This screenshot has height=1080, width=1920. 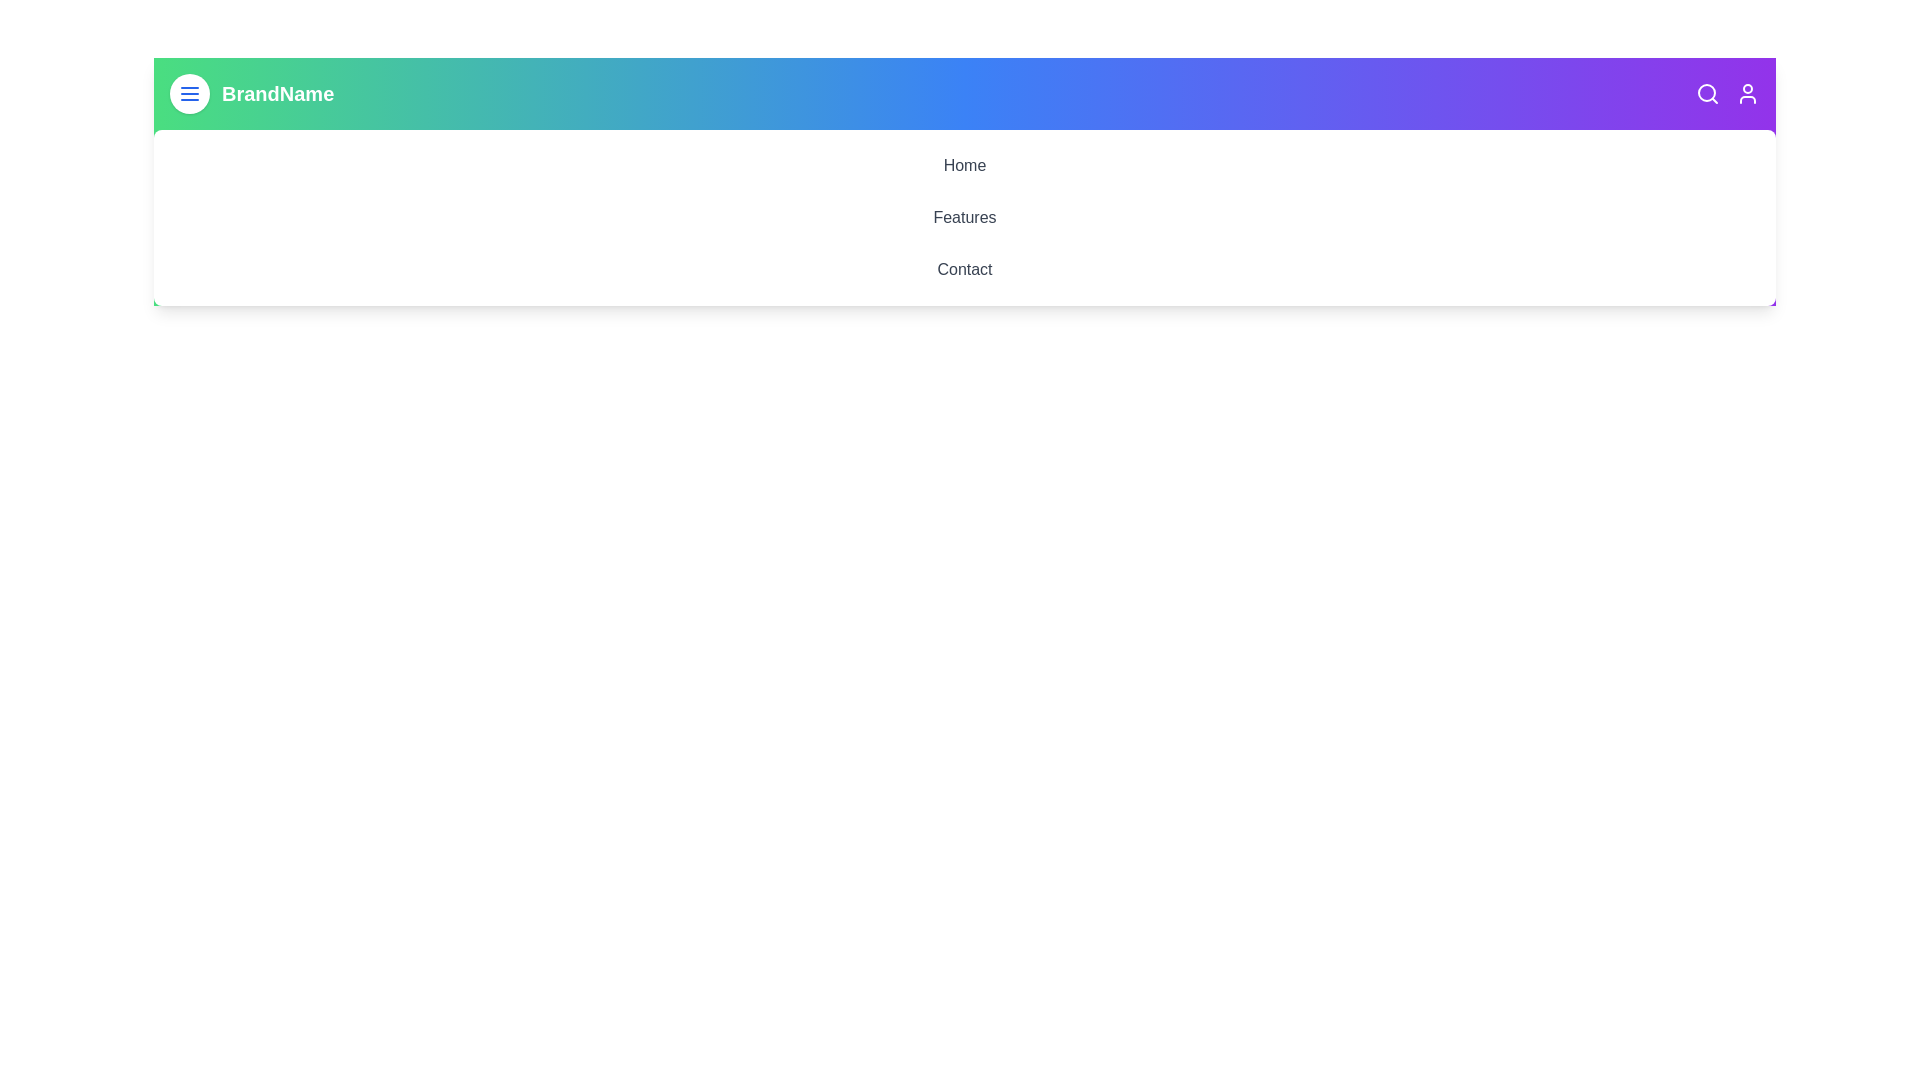 I want to click on the search icon to activate the search functionality, so click(x=1707, y=93).